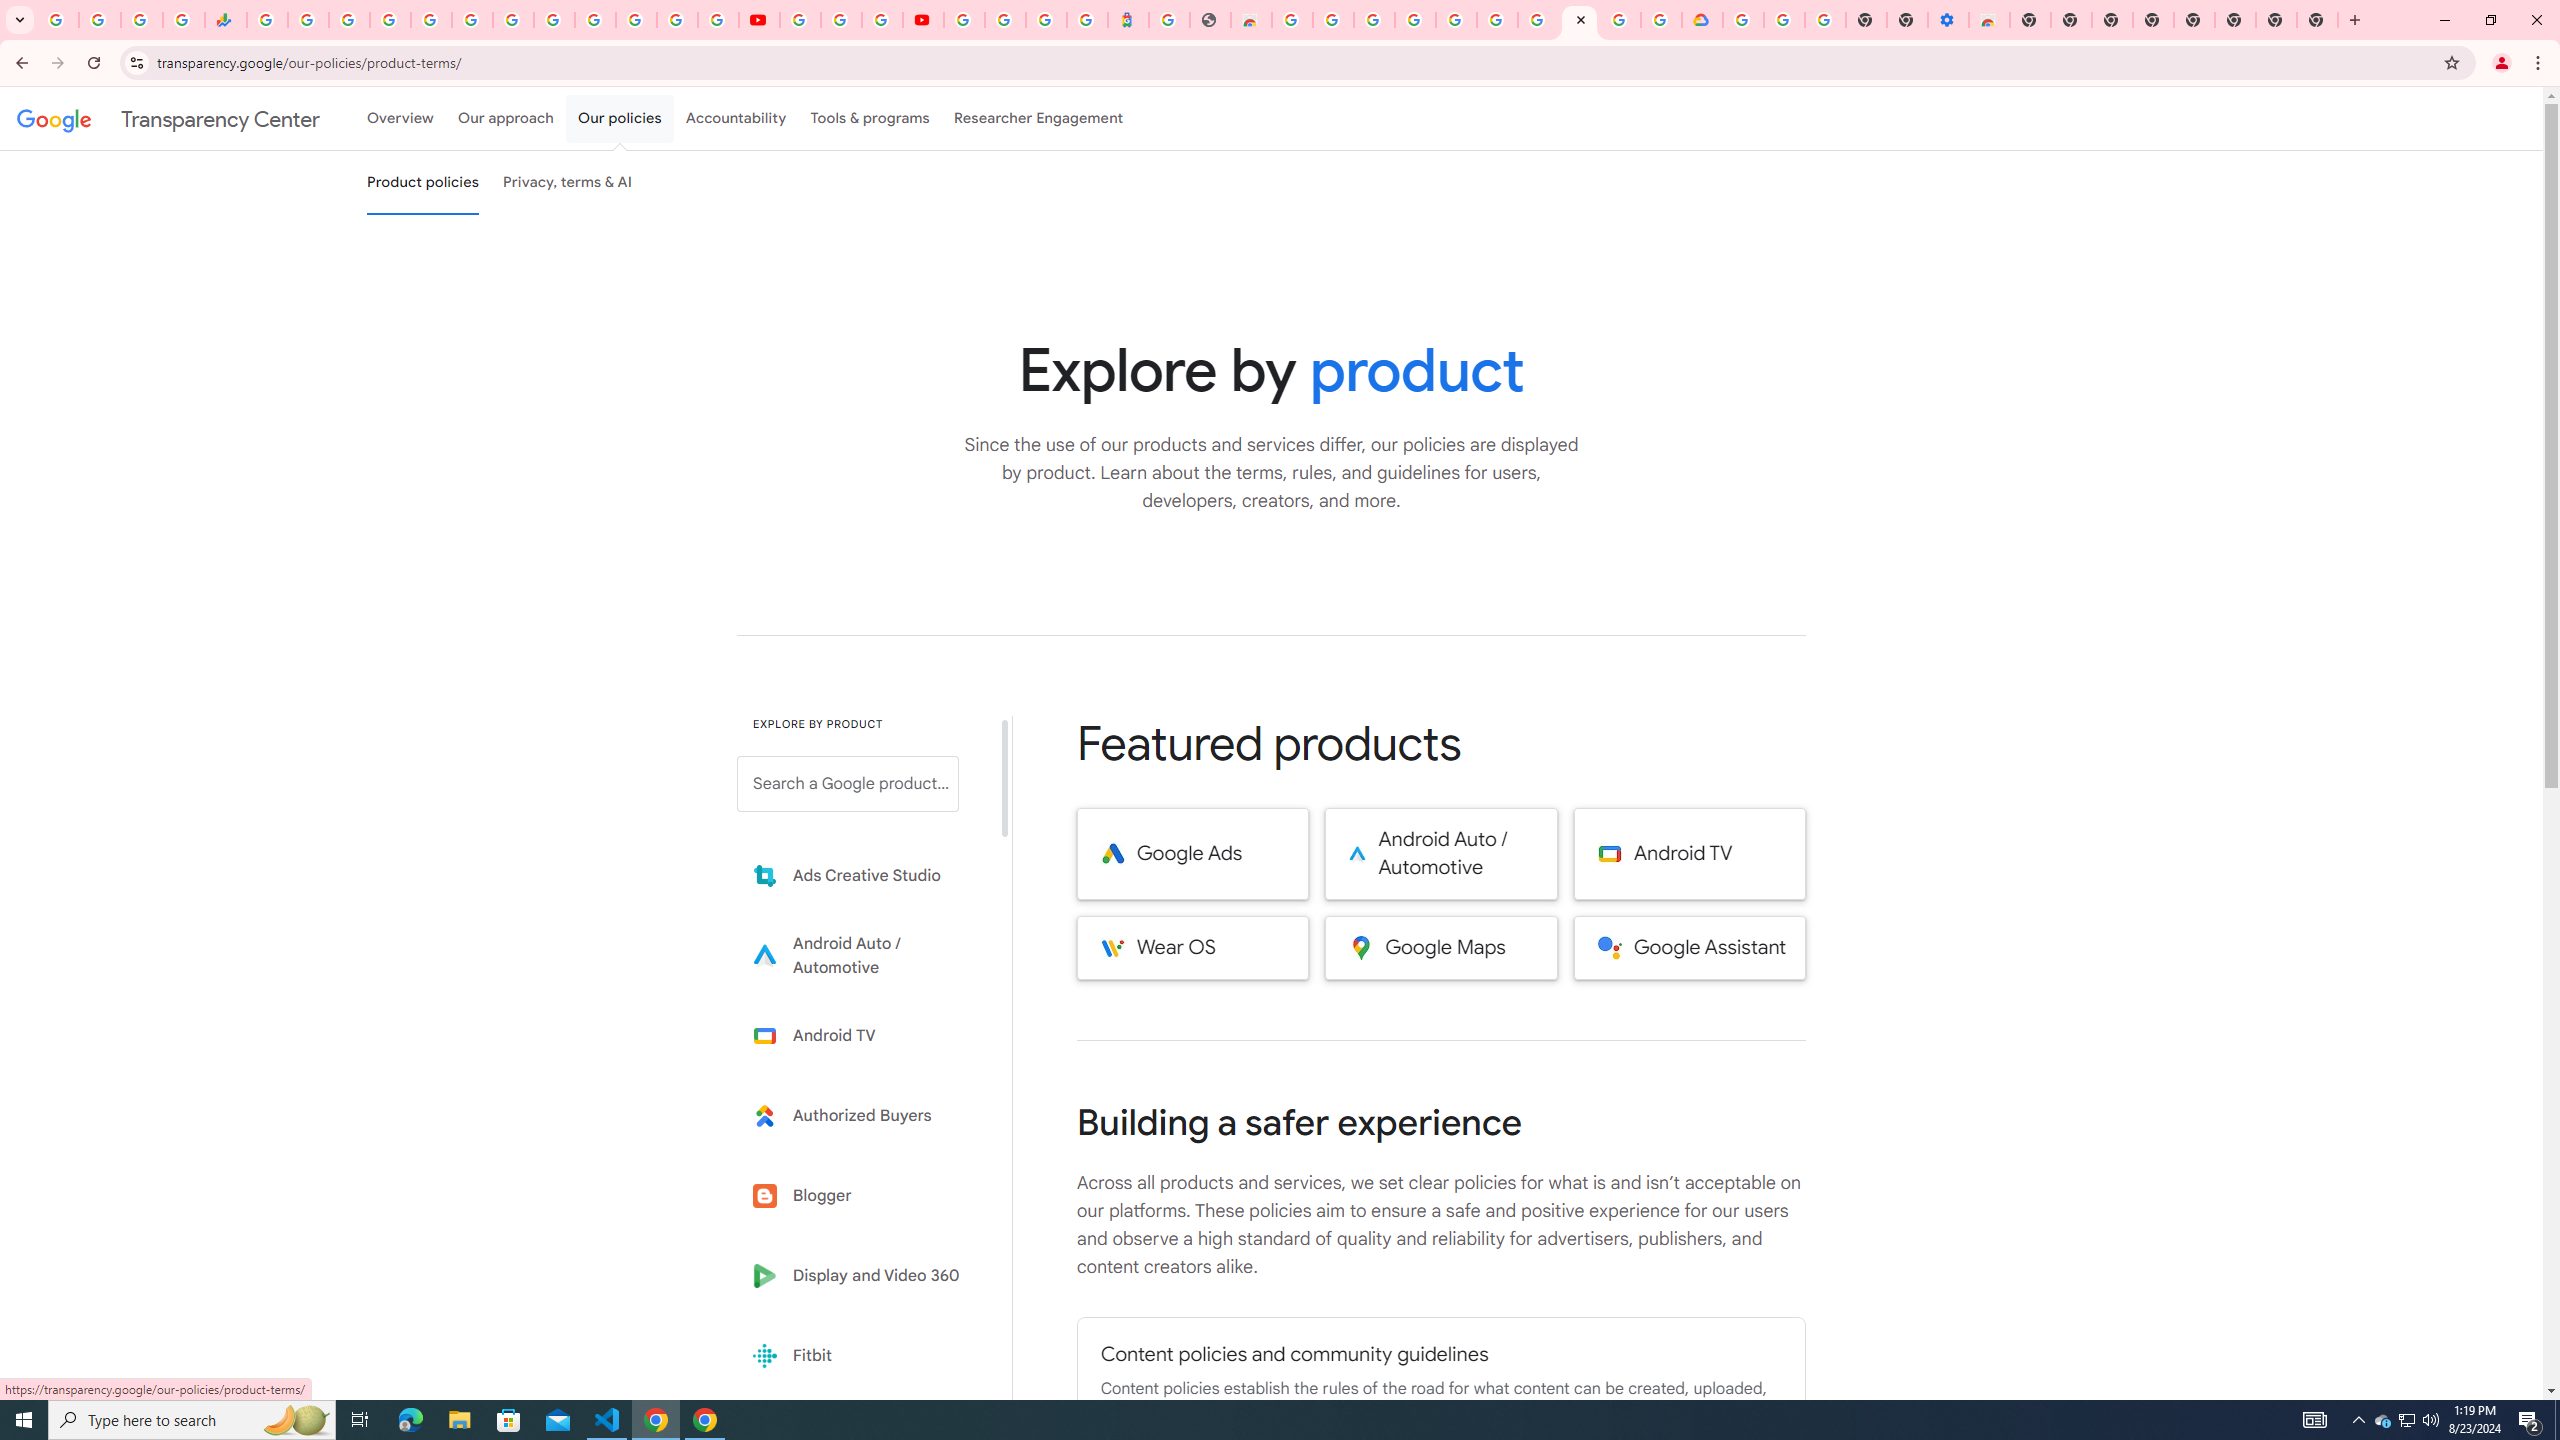 This screenshot has height=1440, width=2560. I want to click on 'Search a Google product from below list.', so click(847, 784).